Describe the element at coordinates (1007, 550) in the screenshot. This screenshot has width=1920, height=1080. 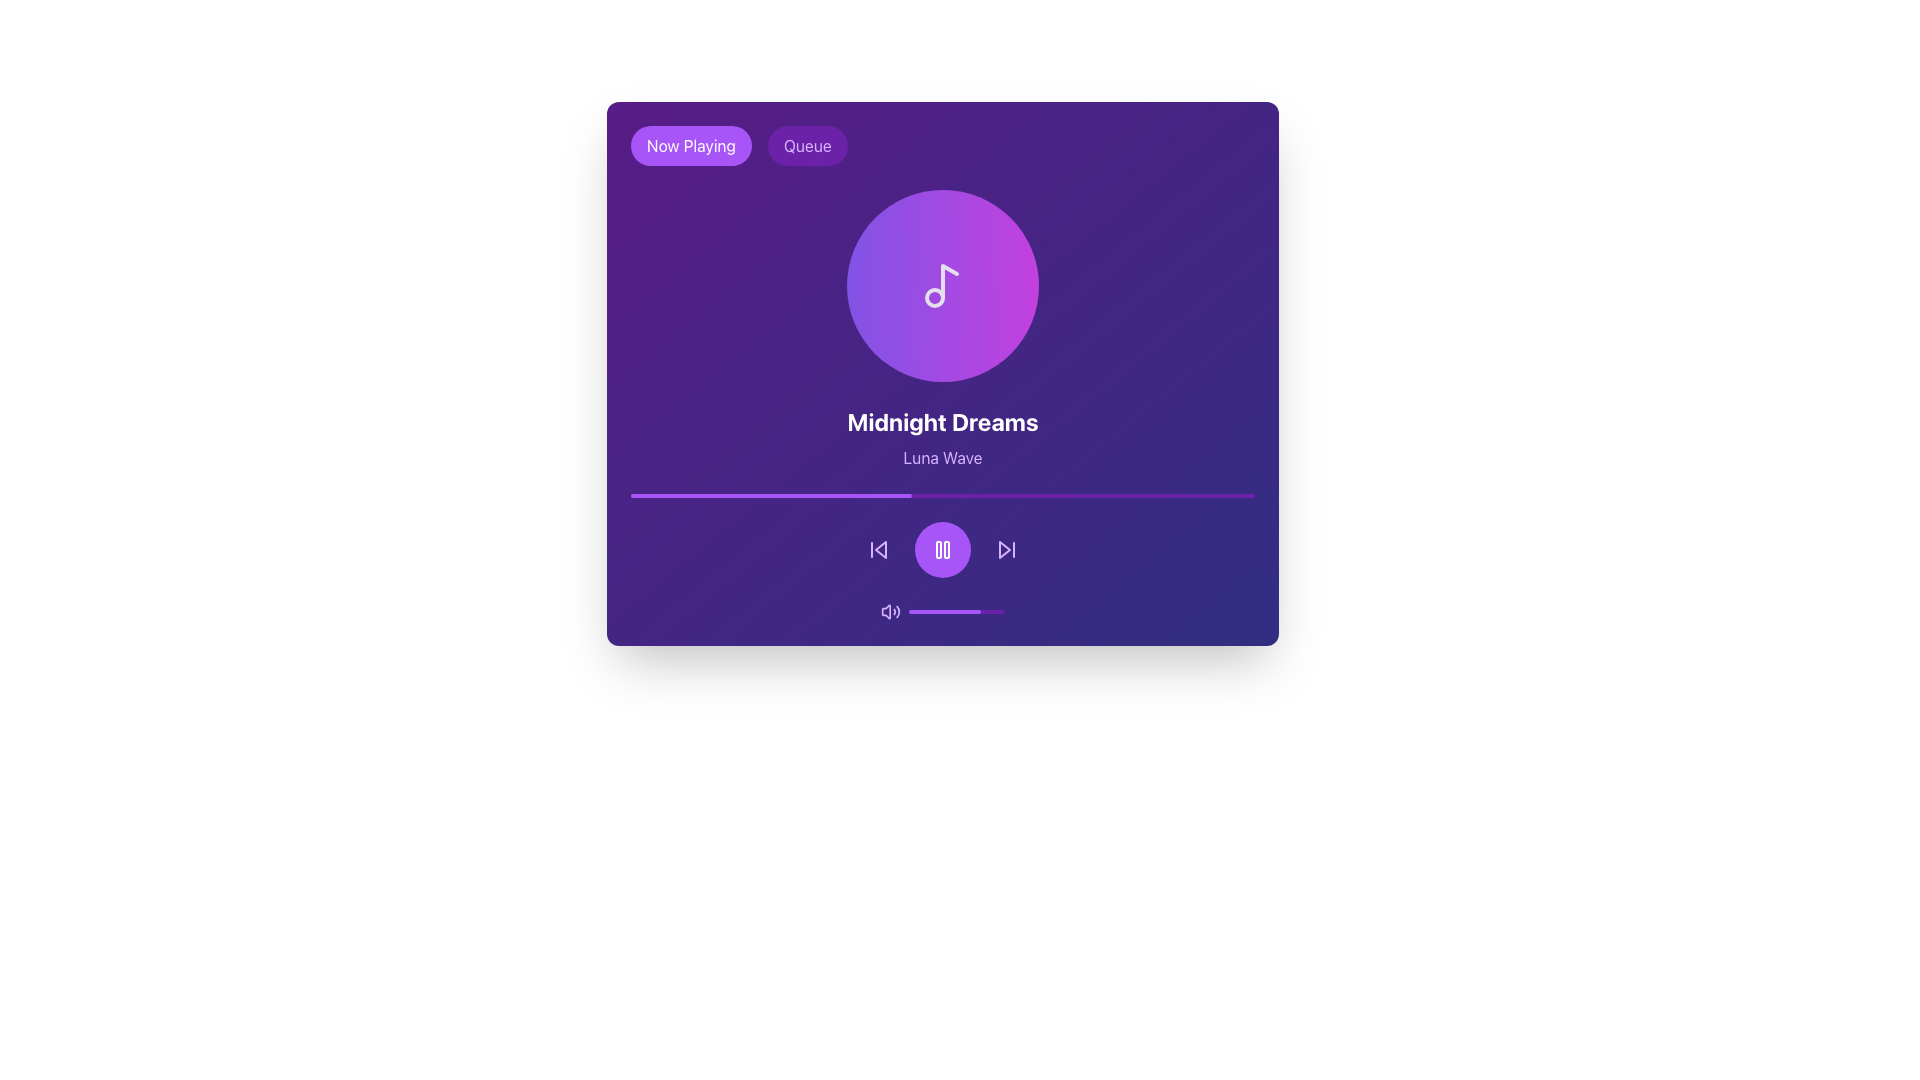
I see `the skip button located at the bottom-right corner of the media control panel to skip forward to the next track or chapter` at that location.